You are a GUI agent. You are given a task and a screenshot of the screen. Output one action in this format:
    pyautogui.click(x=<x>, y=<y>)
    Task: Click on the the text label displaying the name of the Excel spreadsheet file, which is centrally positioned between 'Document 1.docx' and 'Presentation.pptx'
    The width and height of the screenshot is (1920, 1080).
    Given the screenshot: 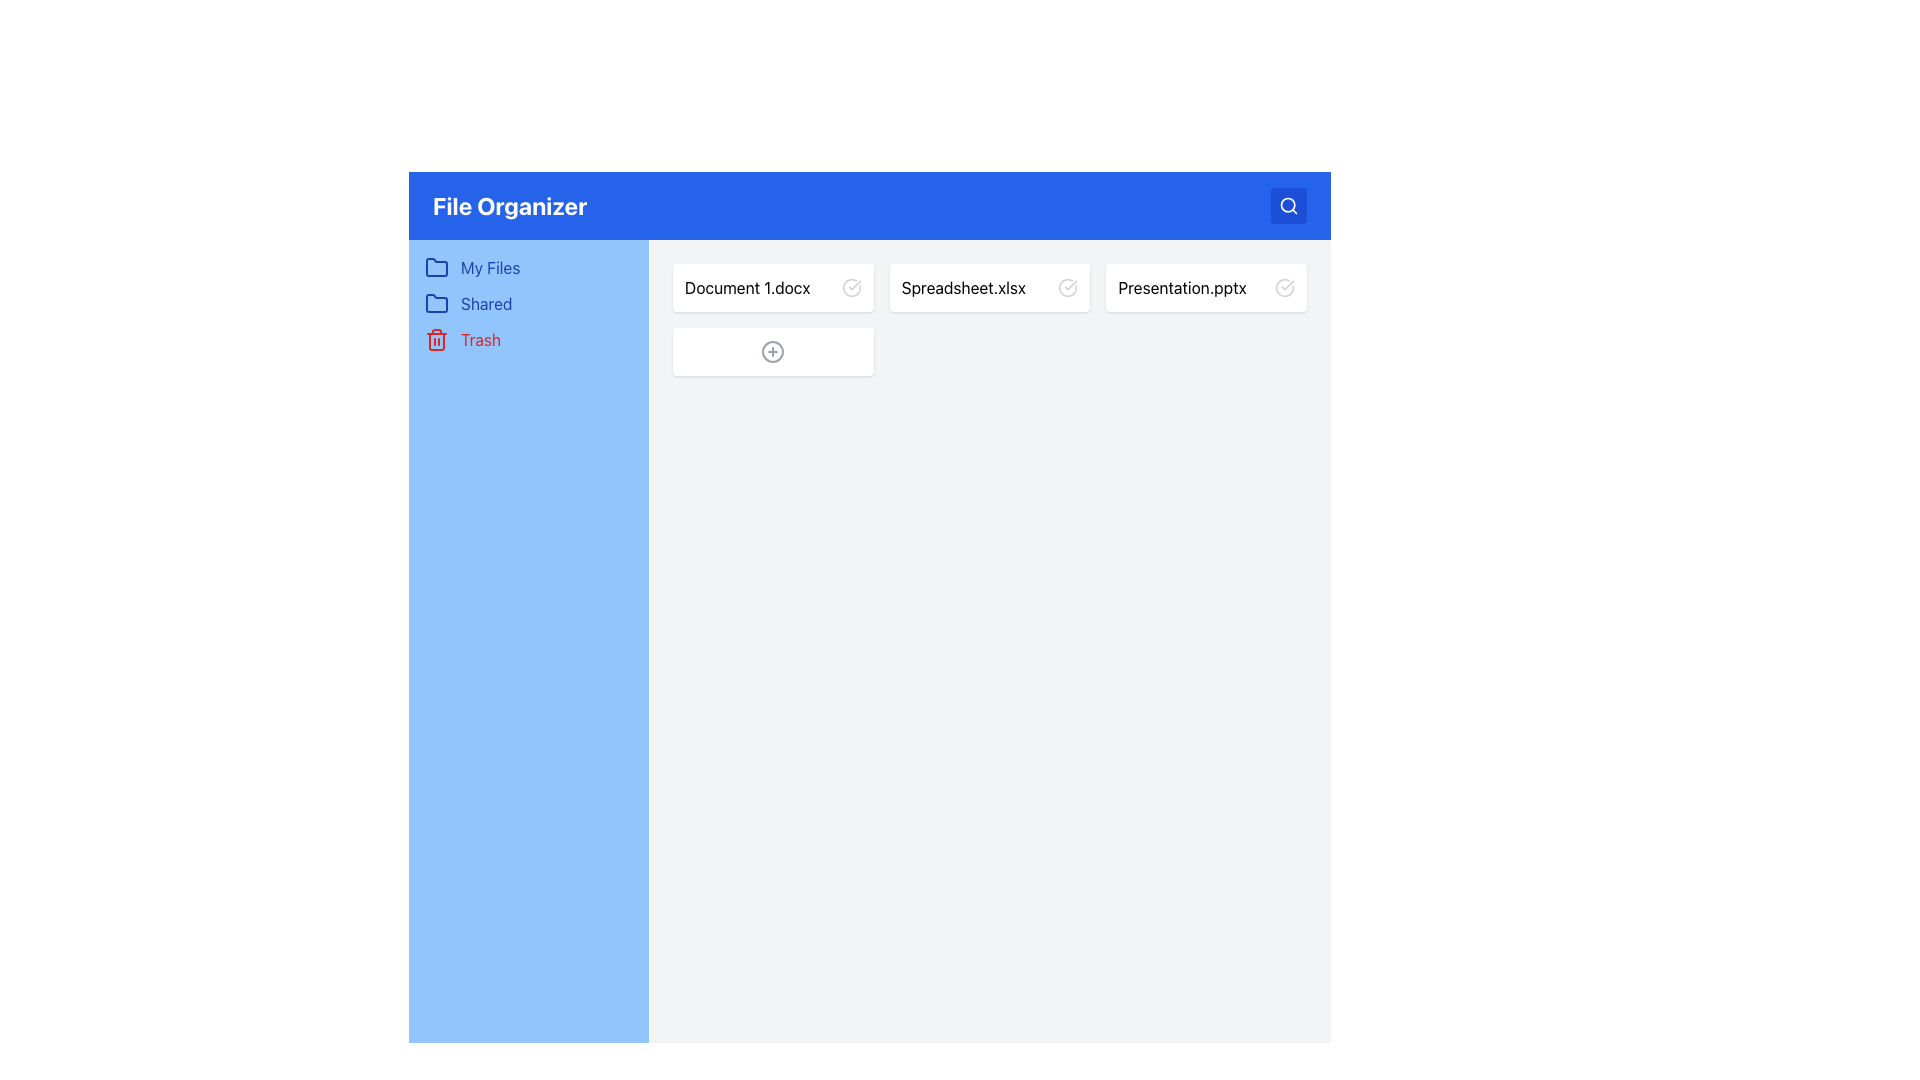 What is the action you would take?
    pyautogui.click(x=963, y=288)
    